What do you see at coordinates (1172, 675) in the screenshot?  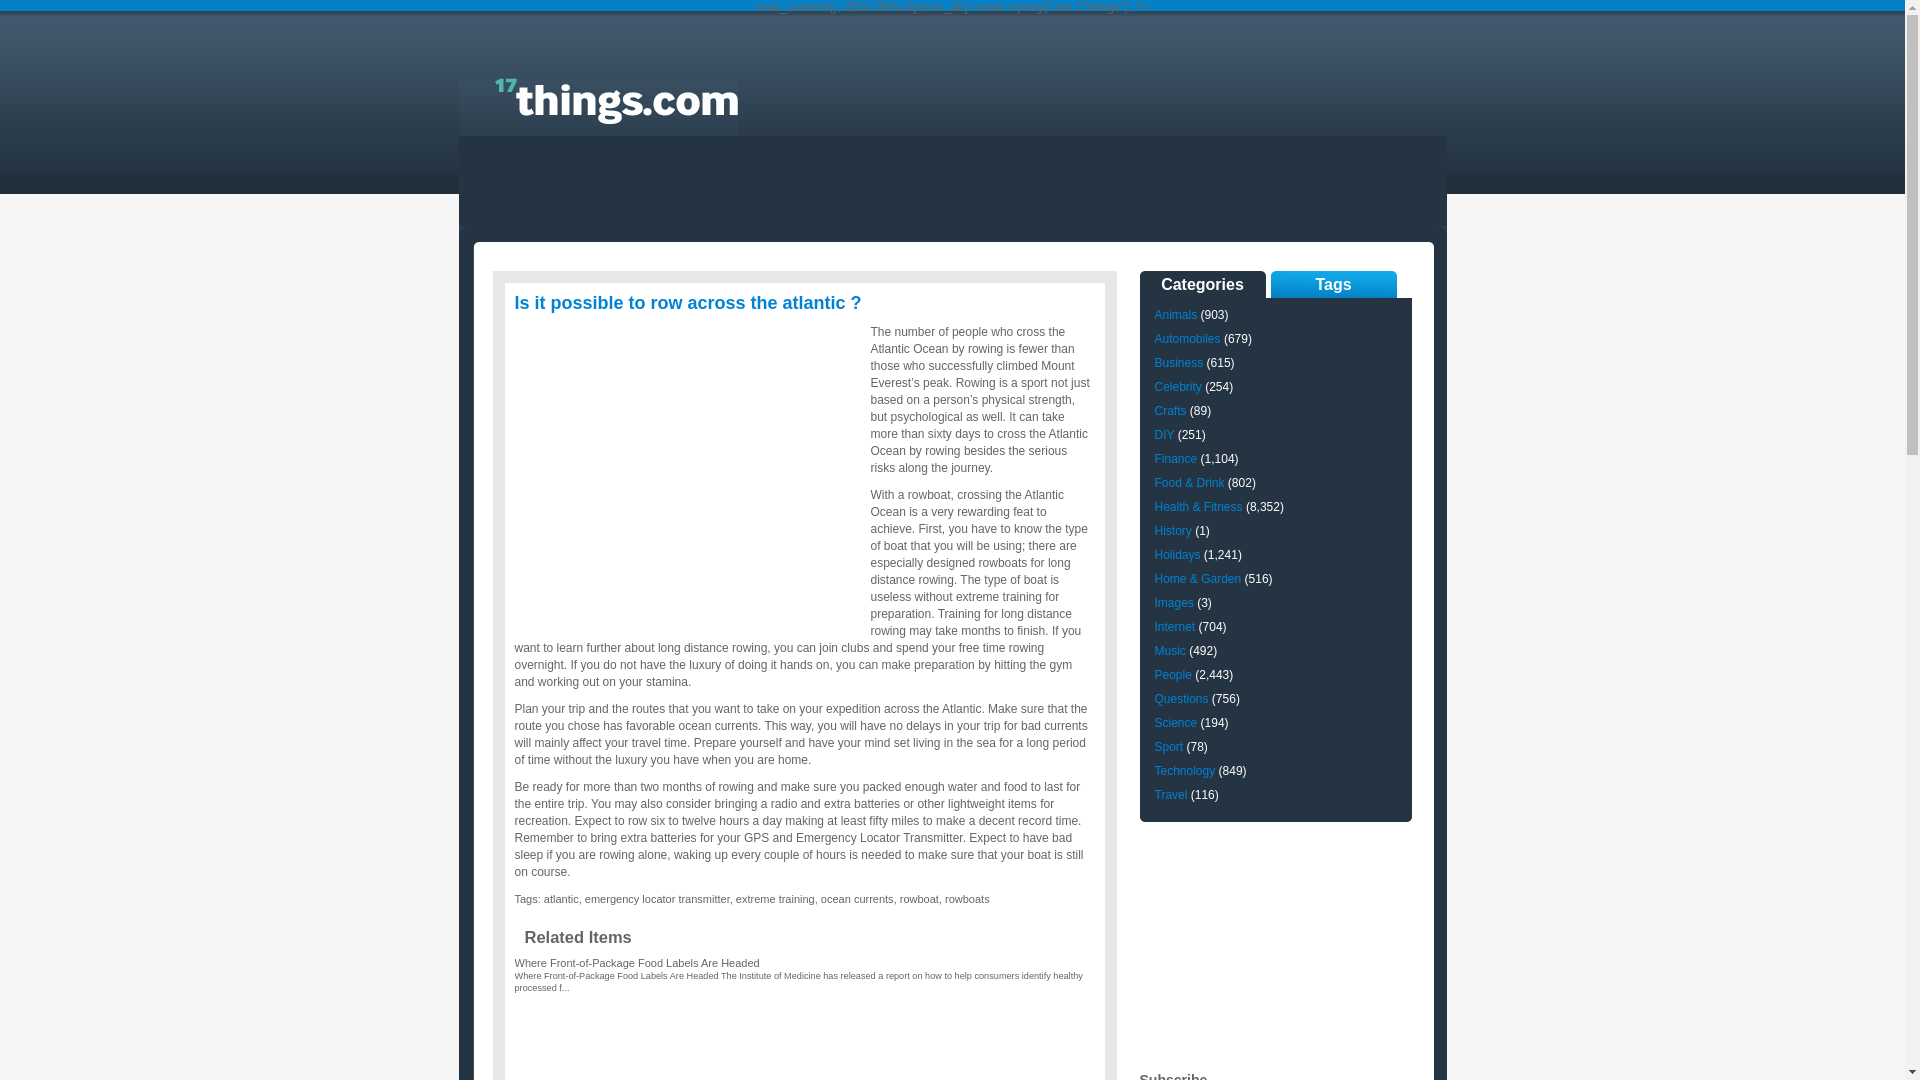 I see `'People'` at bounding box center [1172, 675].